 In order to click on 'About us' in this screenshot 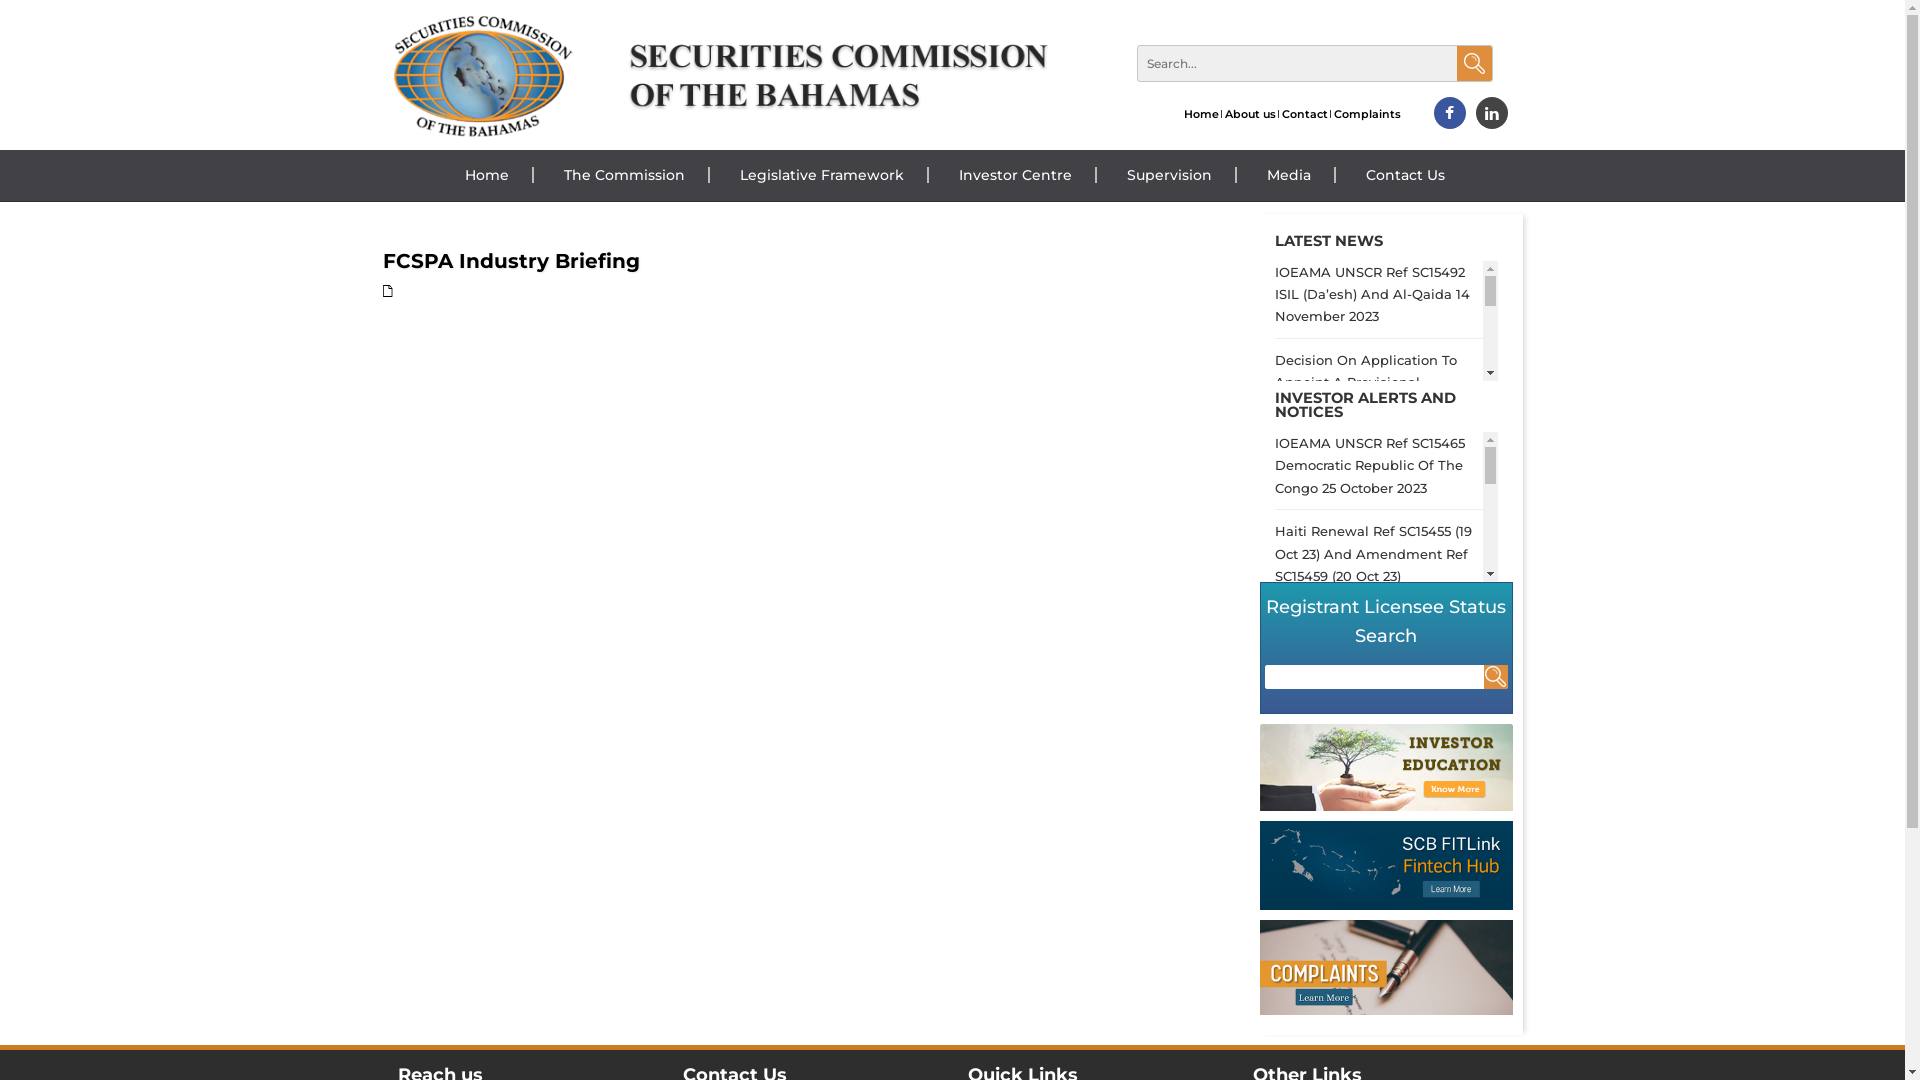, I will do `click(1221, 114)`.